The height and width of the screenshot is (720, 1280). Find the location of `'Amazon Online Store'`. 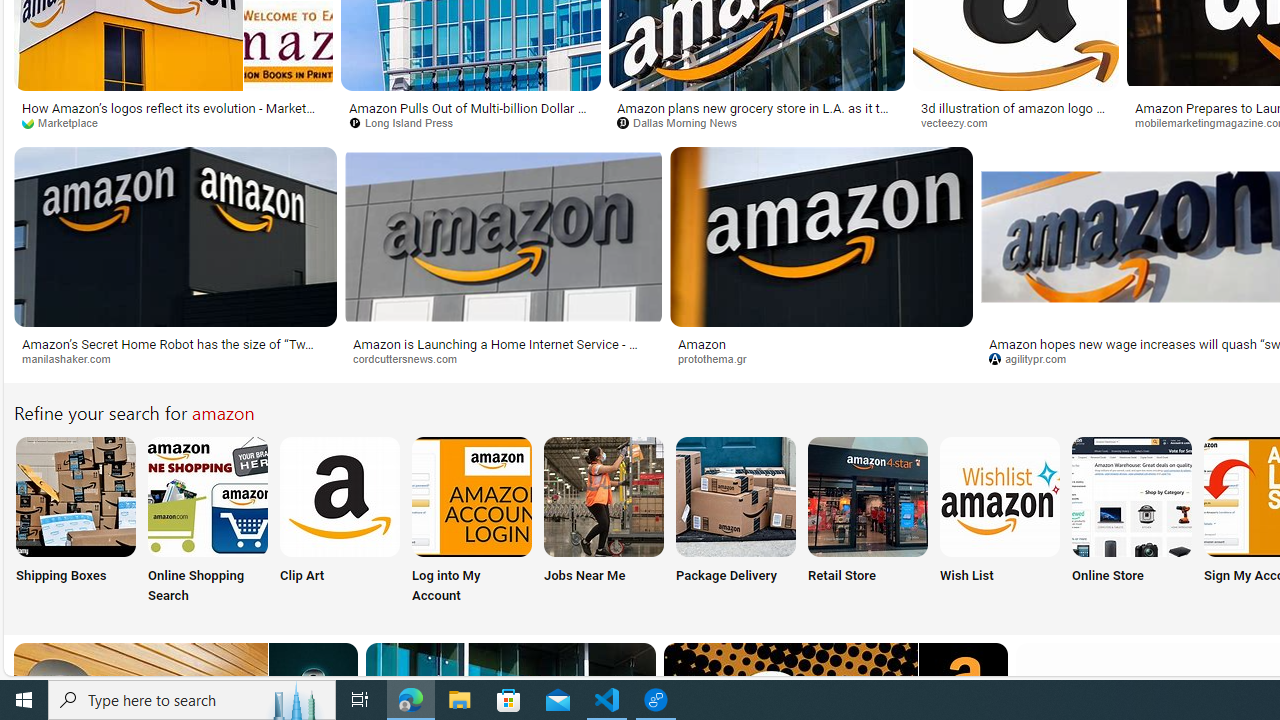

'Amazon Online Store' is located at coordinates (1132, 495).